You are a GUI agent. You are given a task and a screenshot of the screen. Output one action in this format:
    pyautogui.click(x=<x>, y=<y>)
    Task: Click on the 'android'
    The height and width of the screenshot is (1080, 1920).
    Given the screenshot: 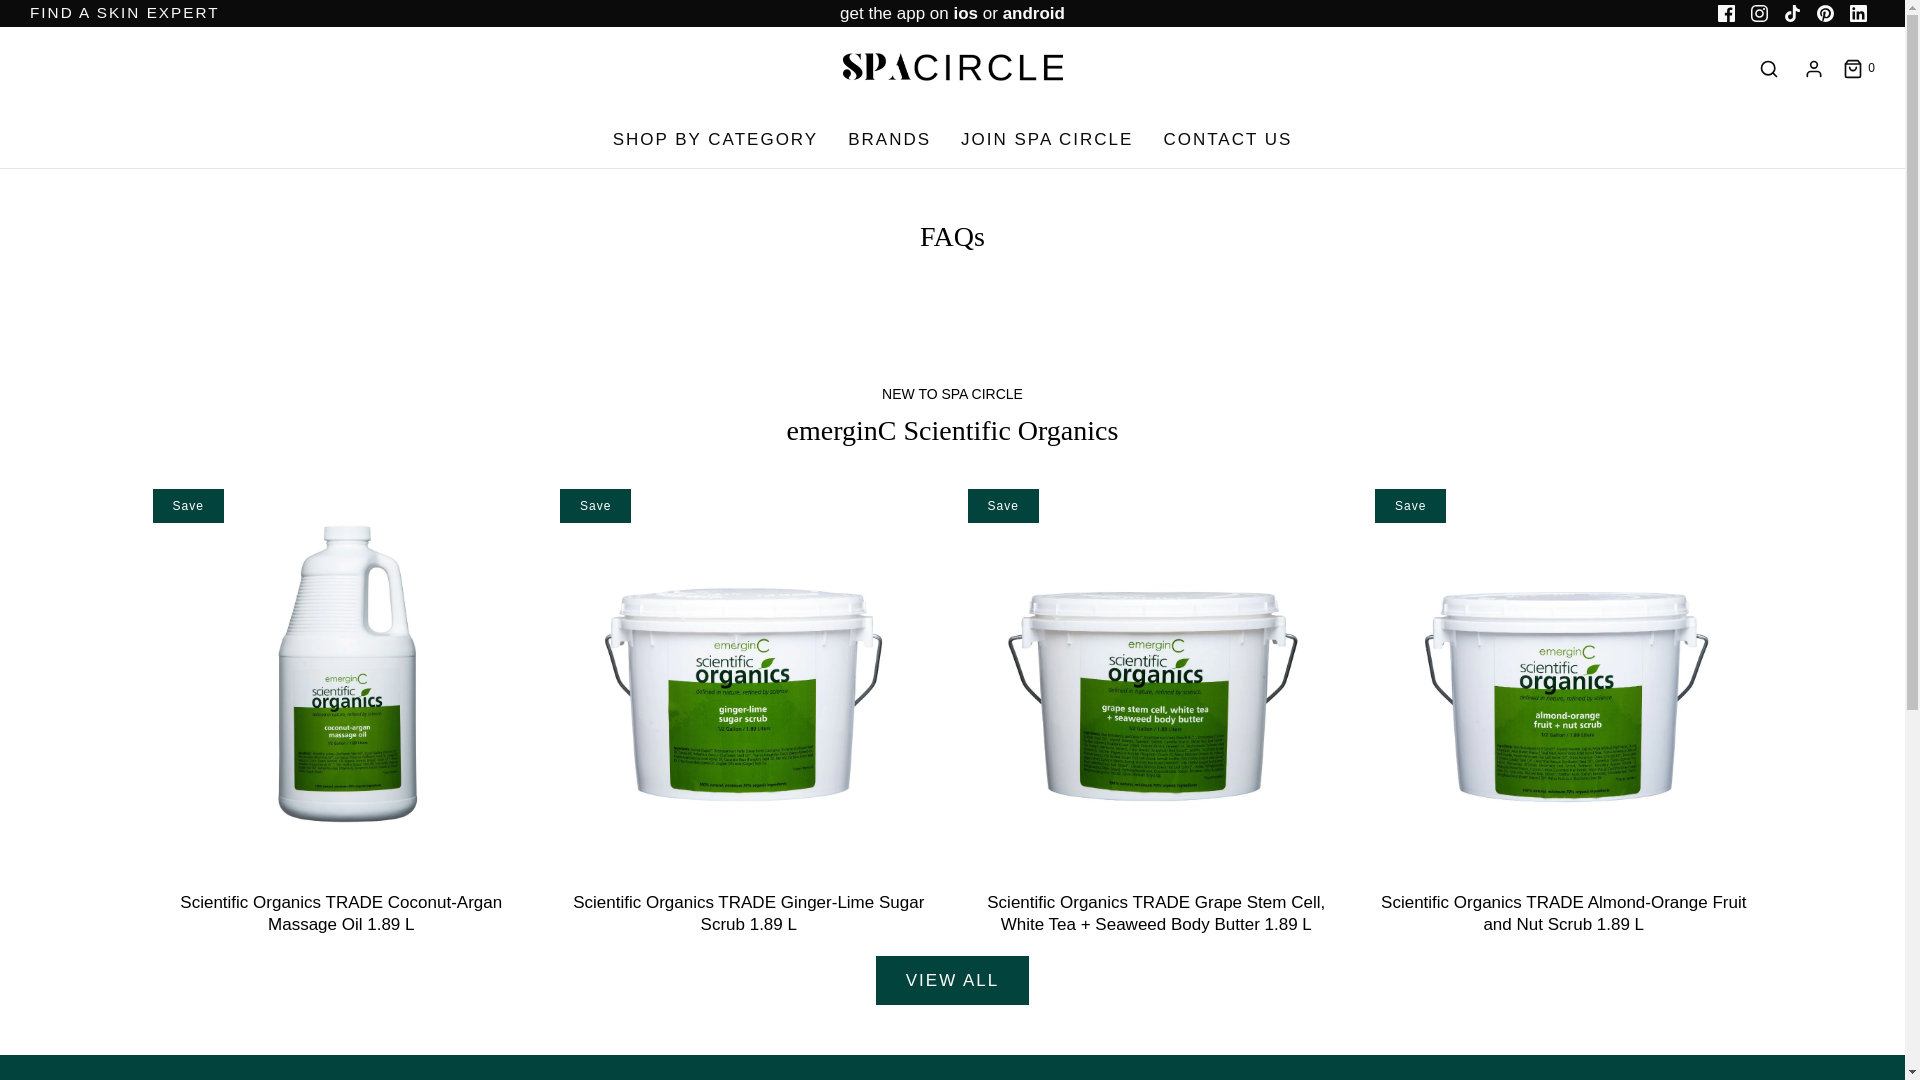 What is the action you would take?
    pyautogui.click(x=1033, y=13)
    